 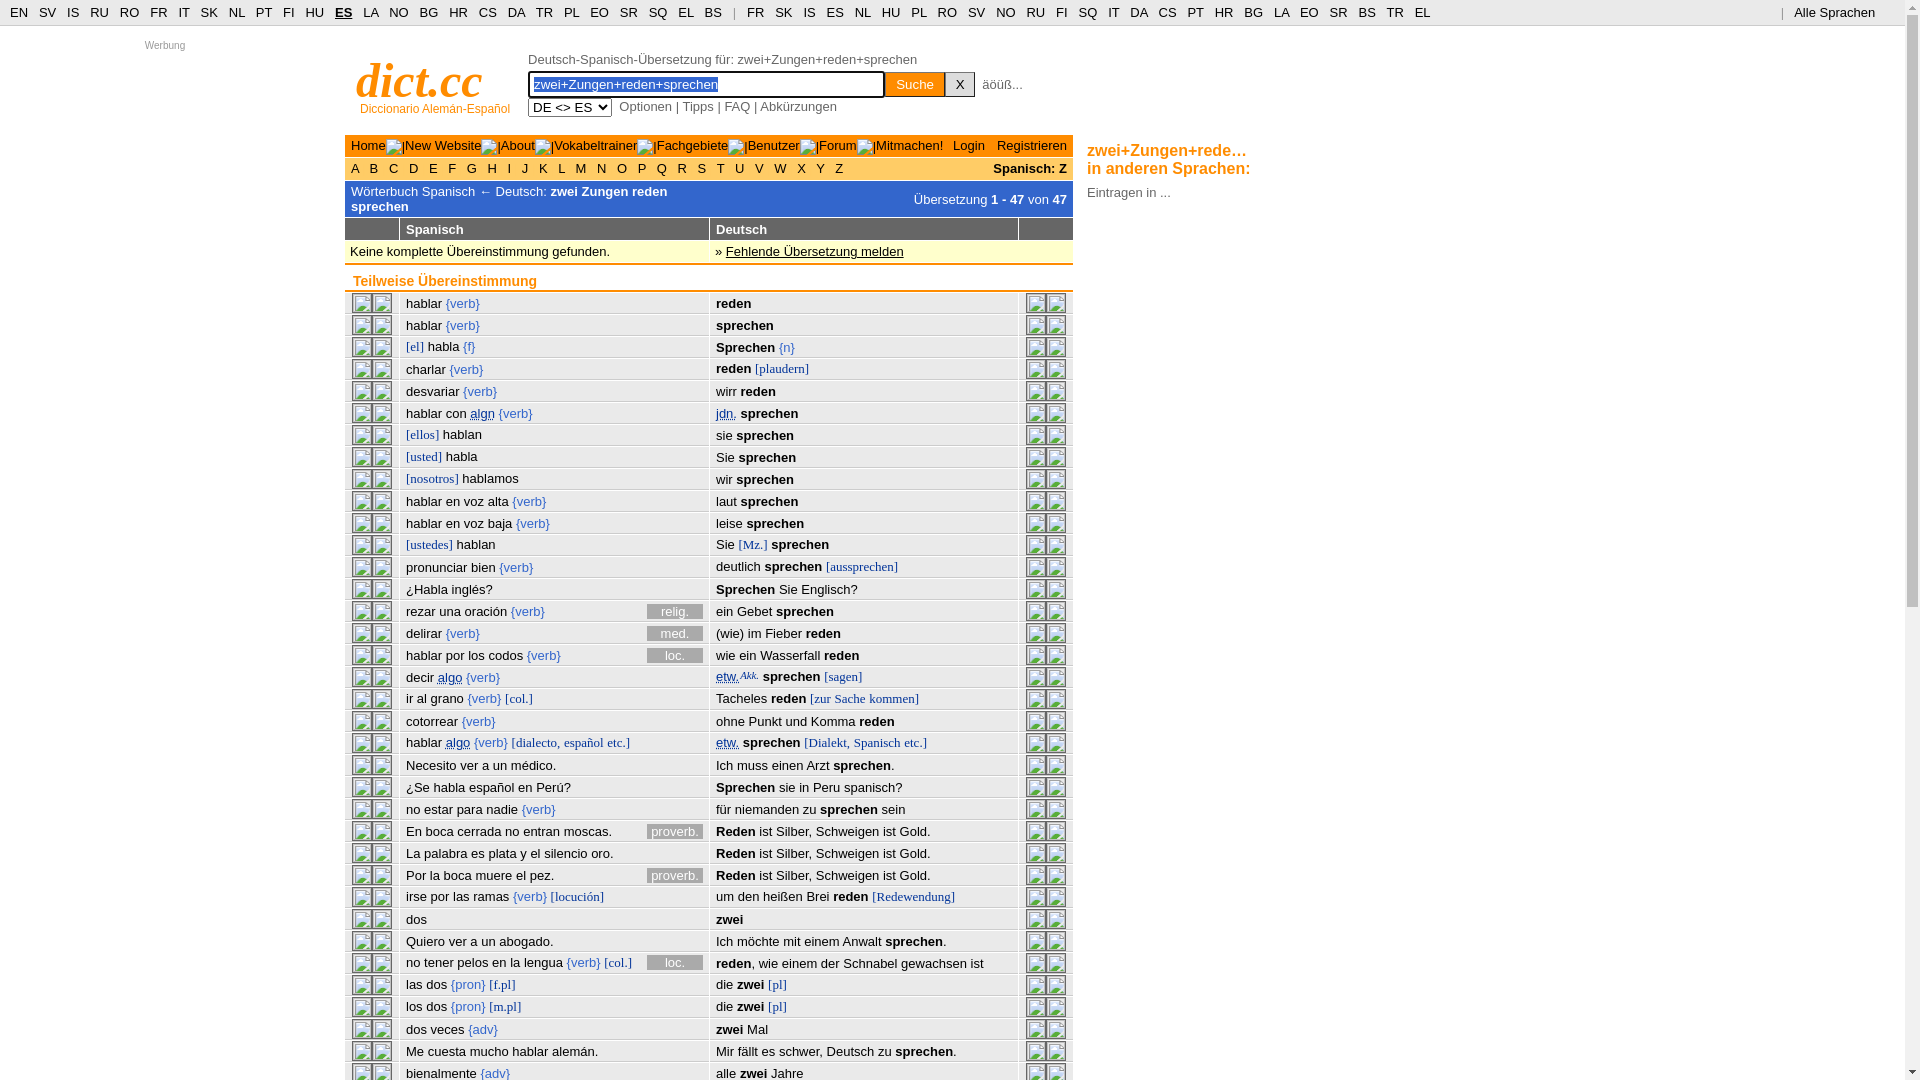 What do you see at coordinates (756, 1029) in the screenshot?
I see `'Mal'` at bounding box center [756, 1029].